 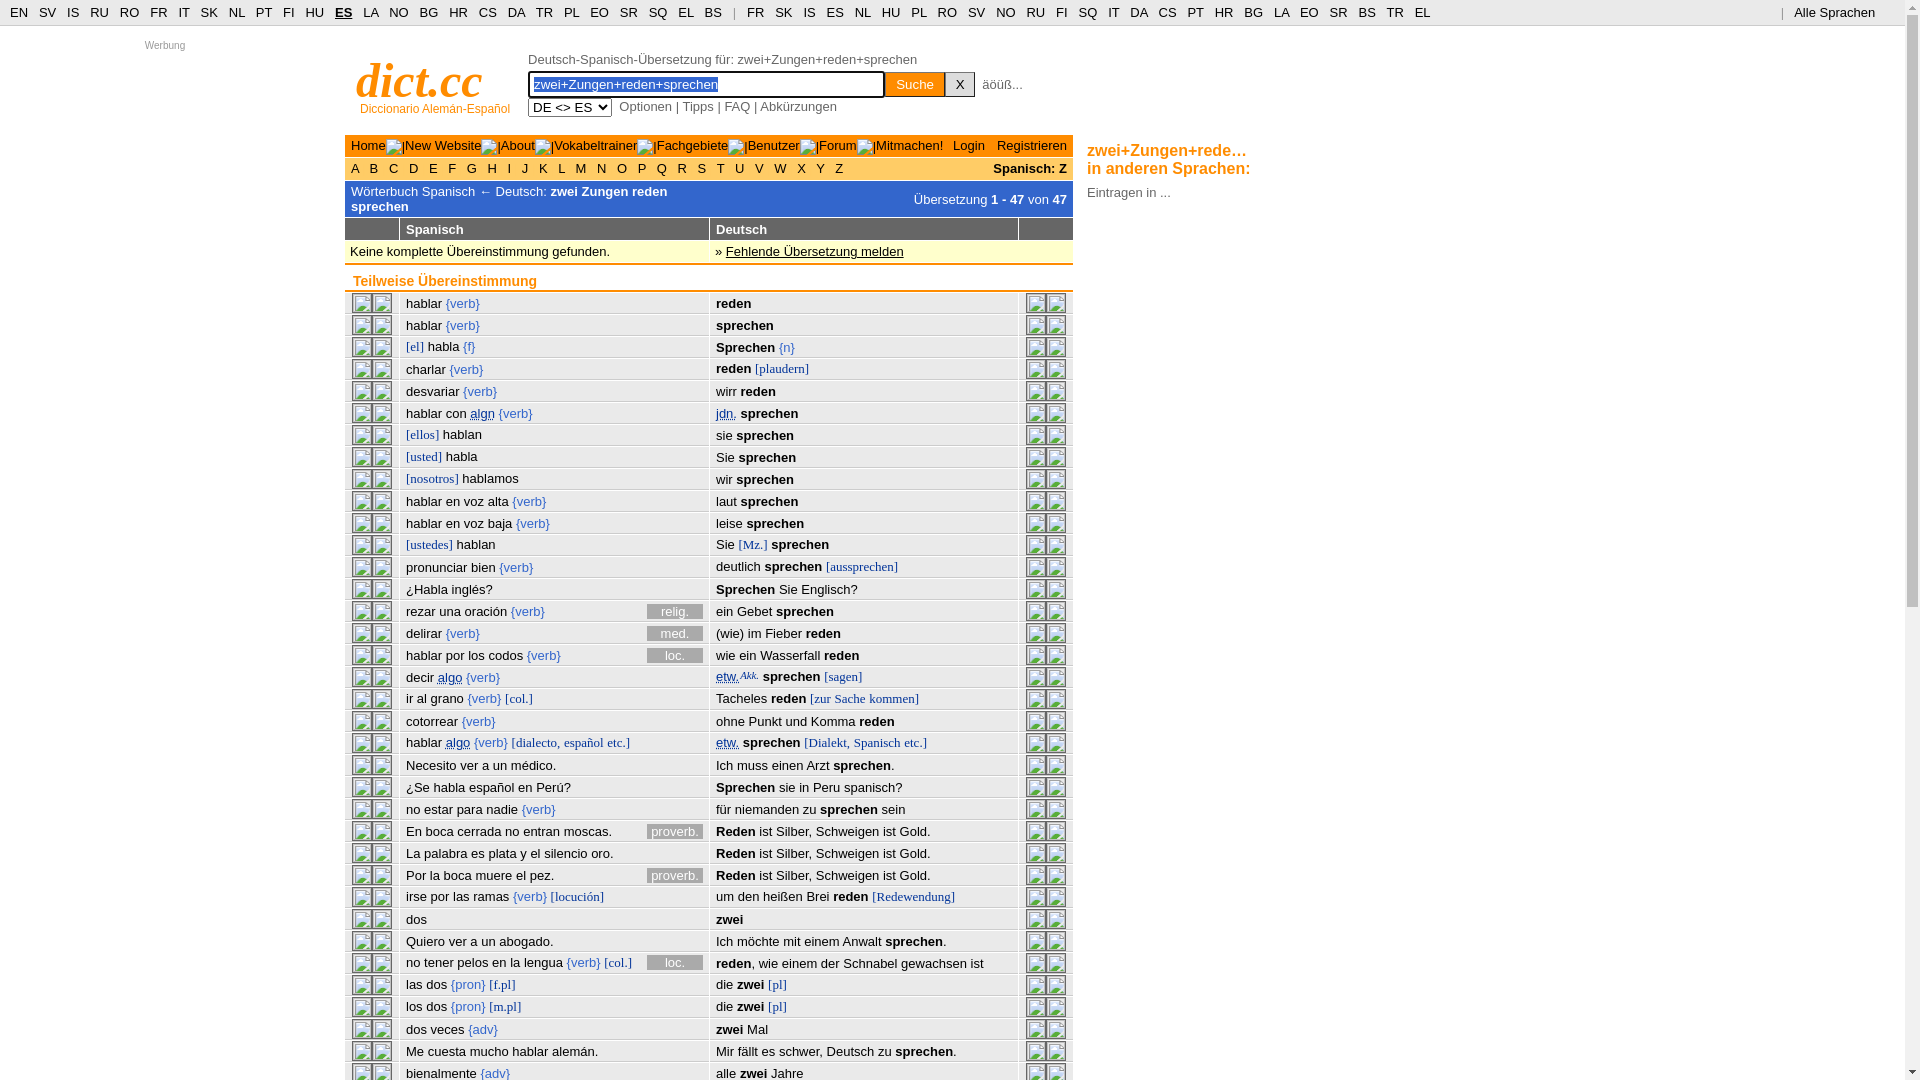 What do you see at coordinates (756, 1029) in the screenshot?
I see `'Mal'` at bounding box center [756, 1029].